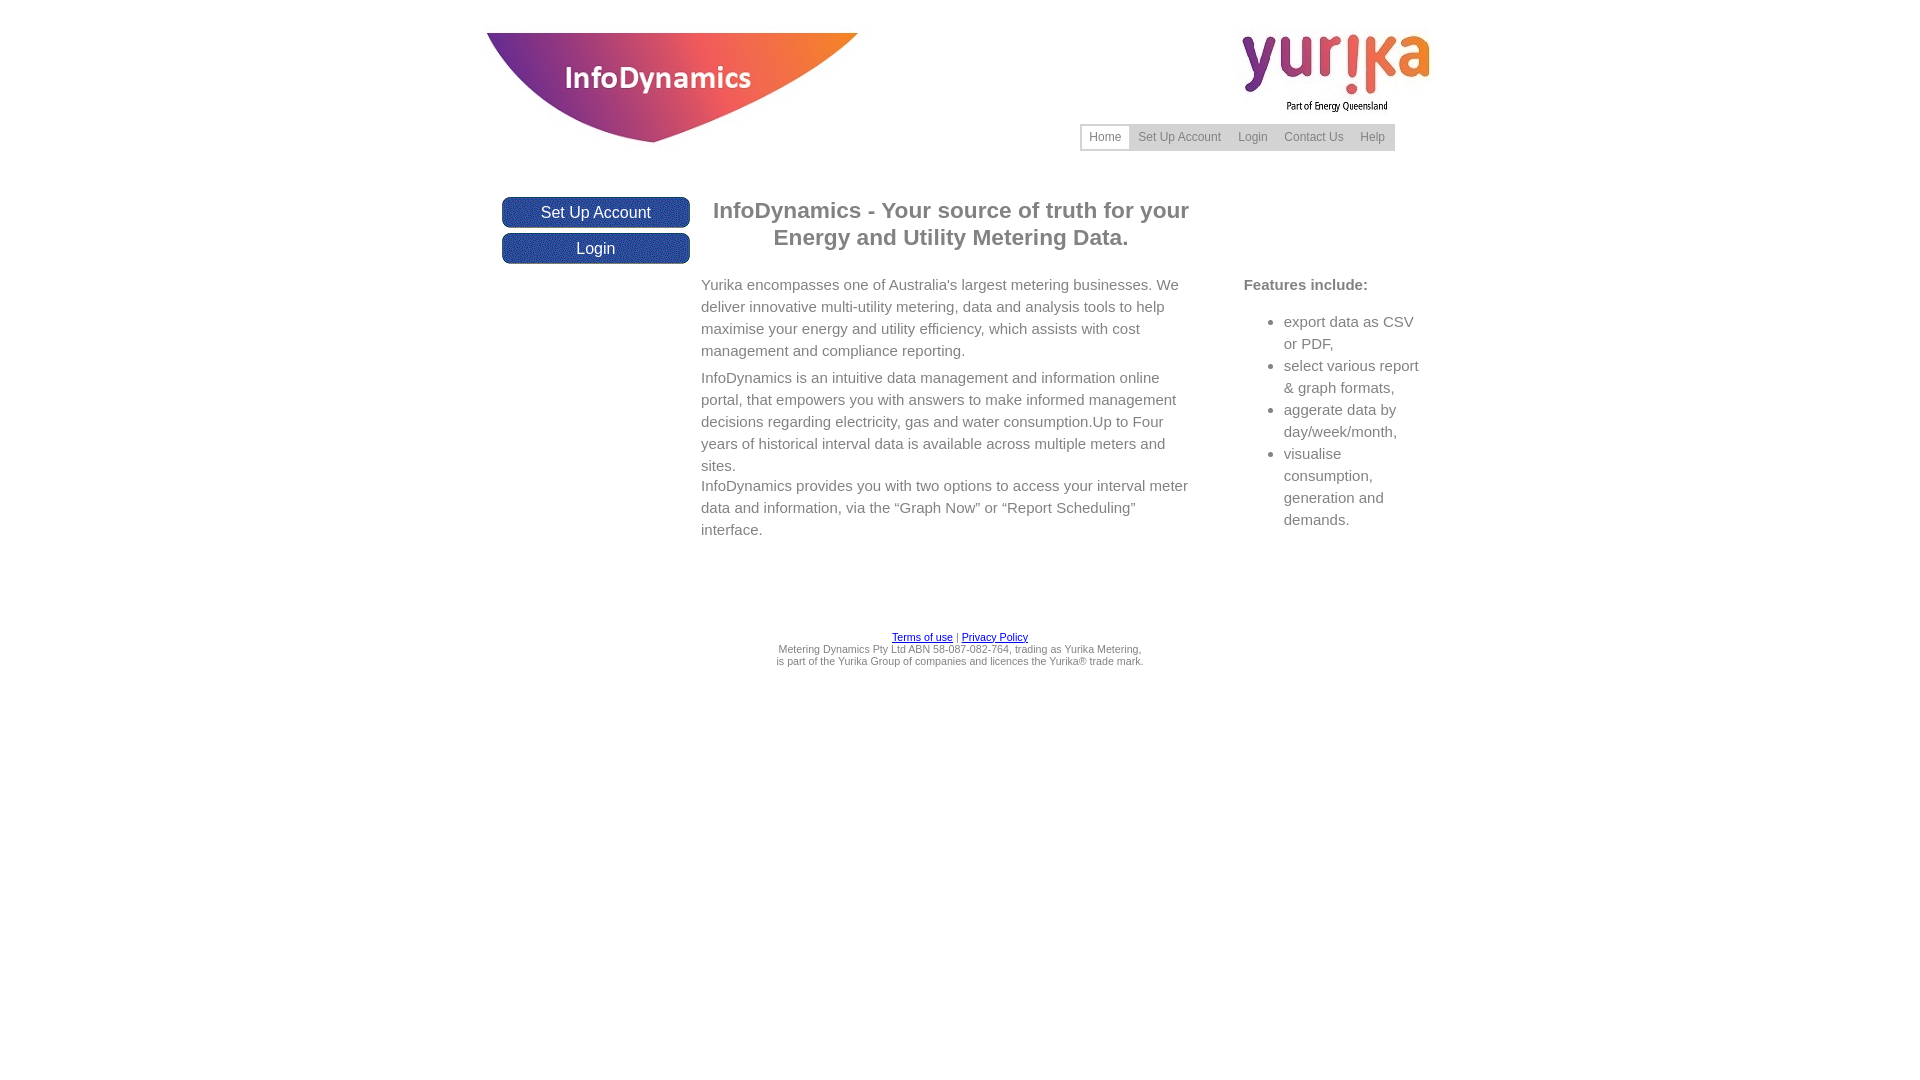 This screenshot has height=1080, width=1920. I want to click on 'Set Up Account', so click(1179, 136).